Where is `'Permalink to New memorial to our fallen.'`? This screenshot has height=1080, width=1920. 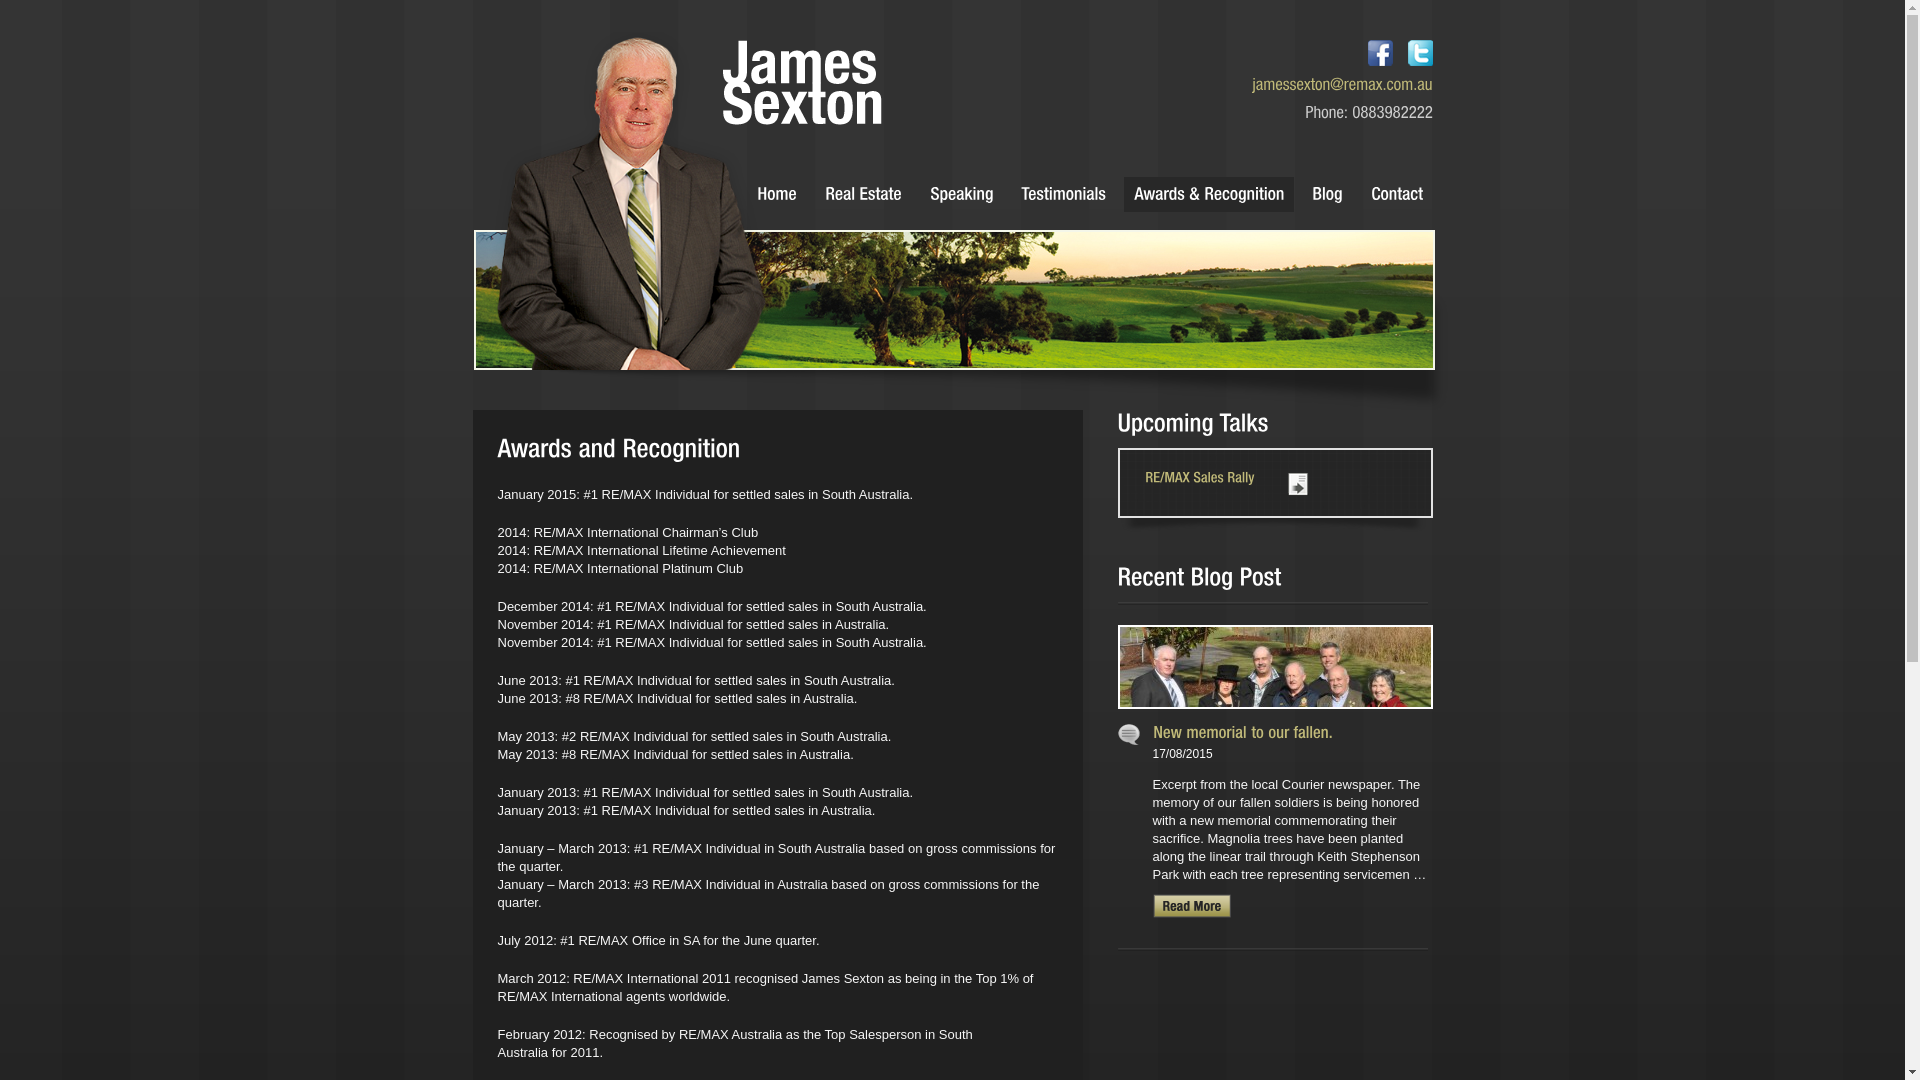 'Permalink to New memorial to our fallen.' is located at coordinates (1241, 732).